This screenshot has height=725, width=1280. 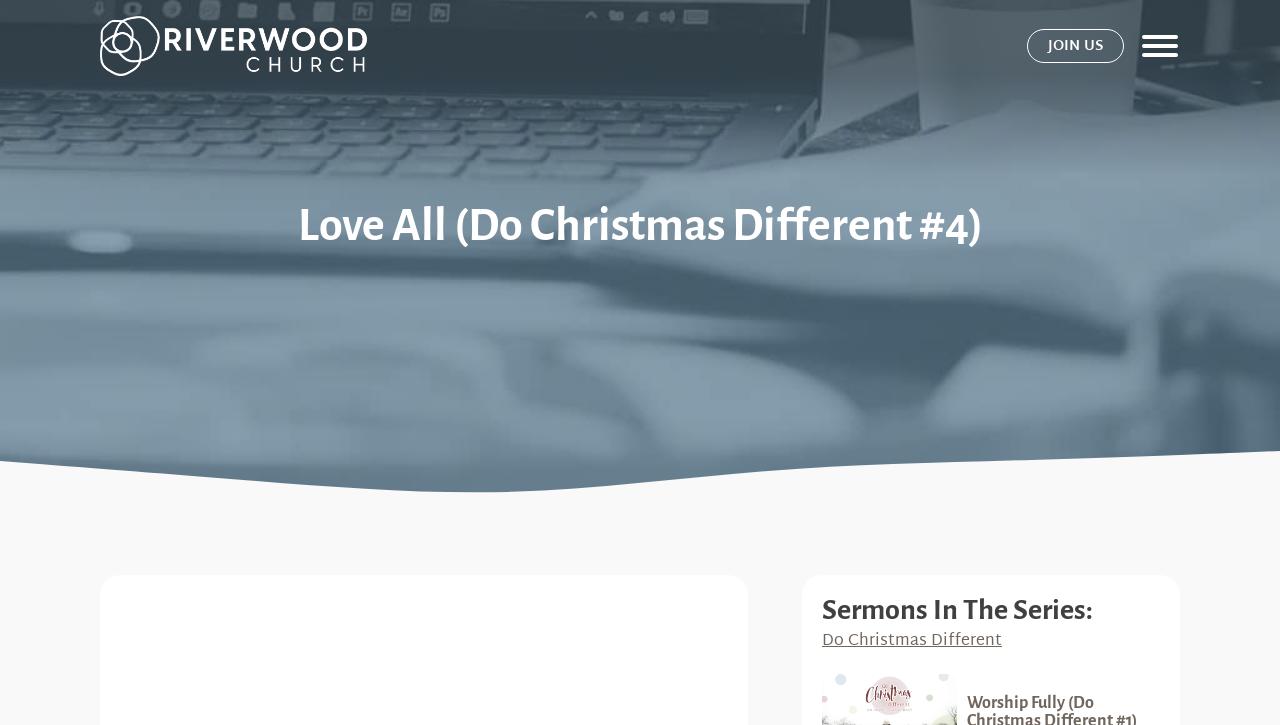 I want to click on 'About', so click(x=443, y=410).